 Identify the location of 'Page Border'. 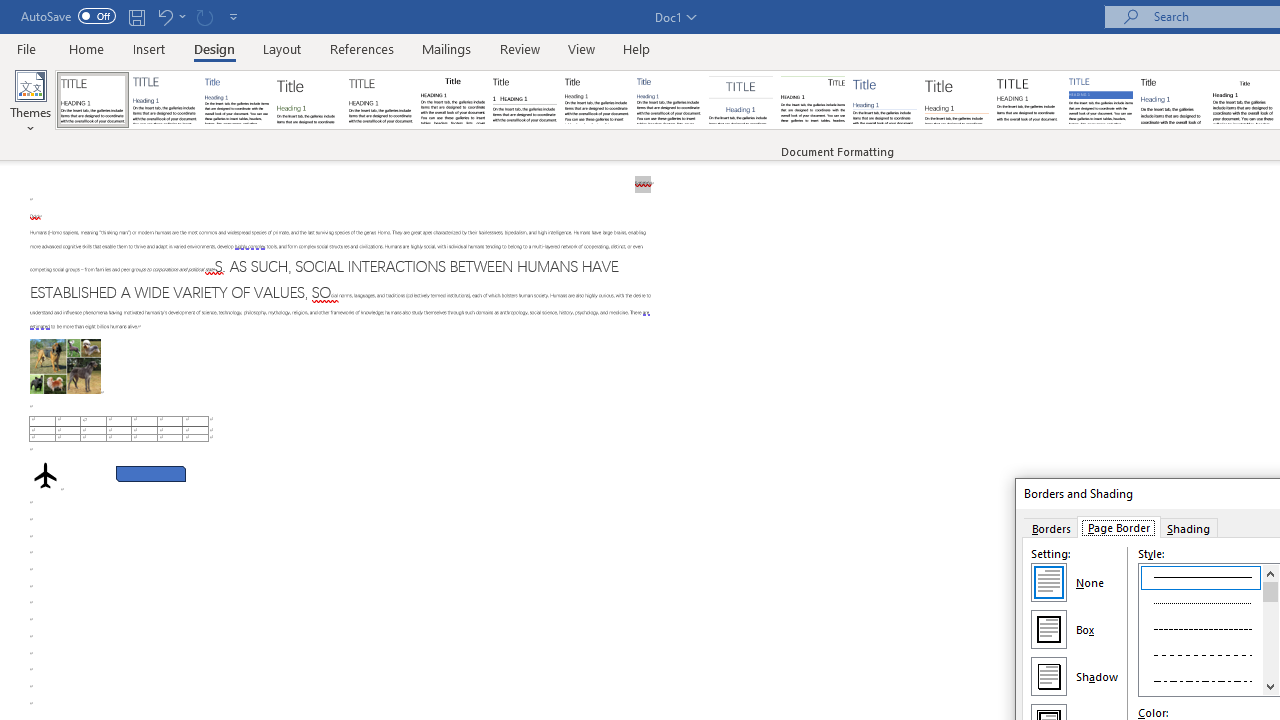
(1117, 526).